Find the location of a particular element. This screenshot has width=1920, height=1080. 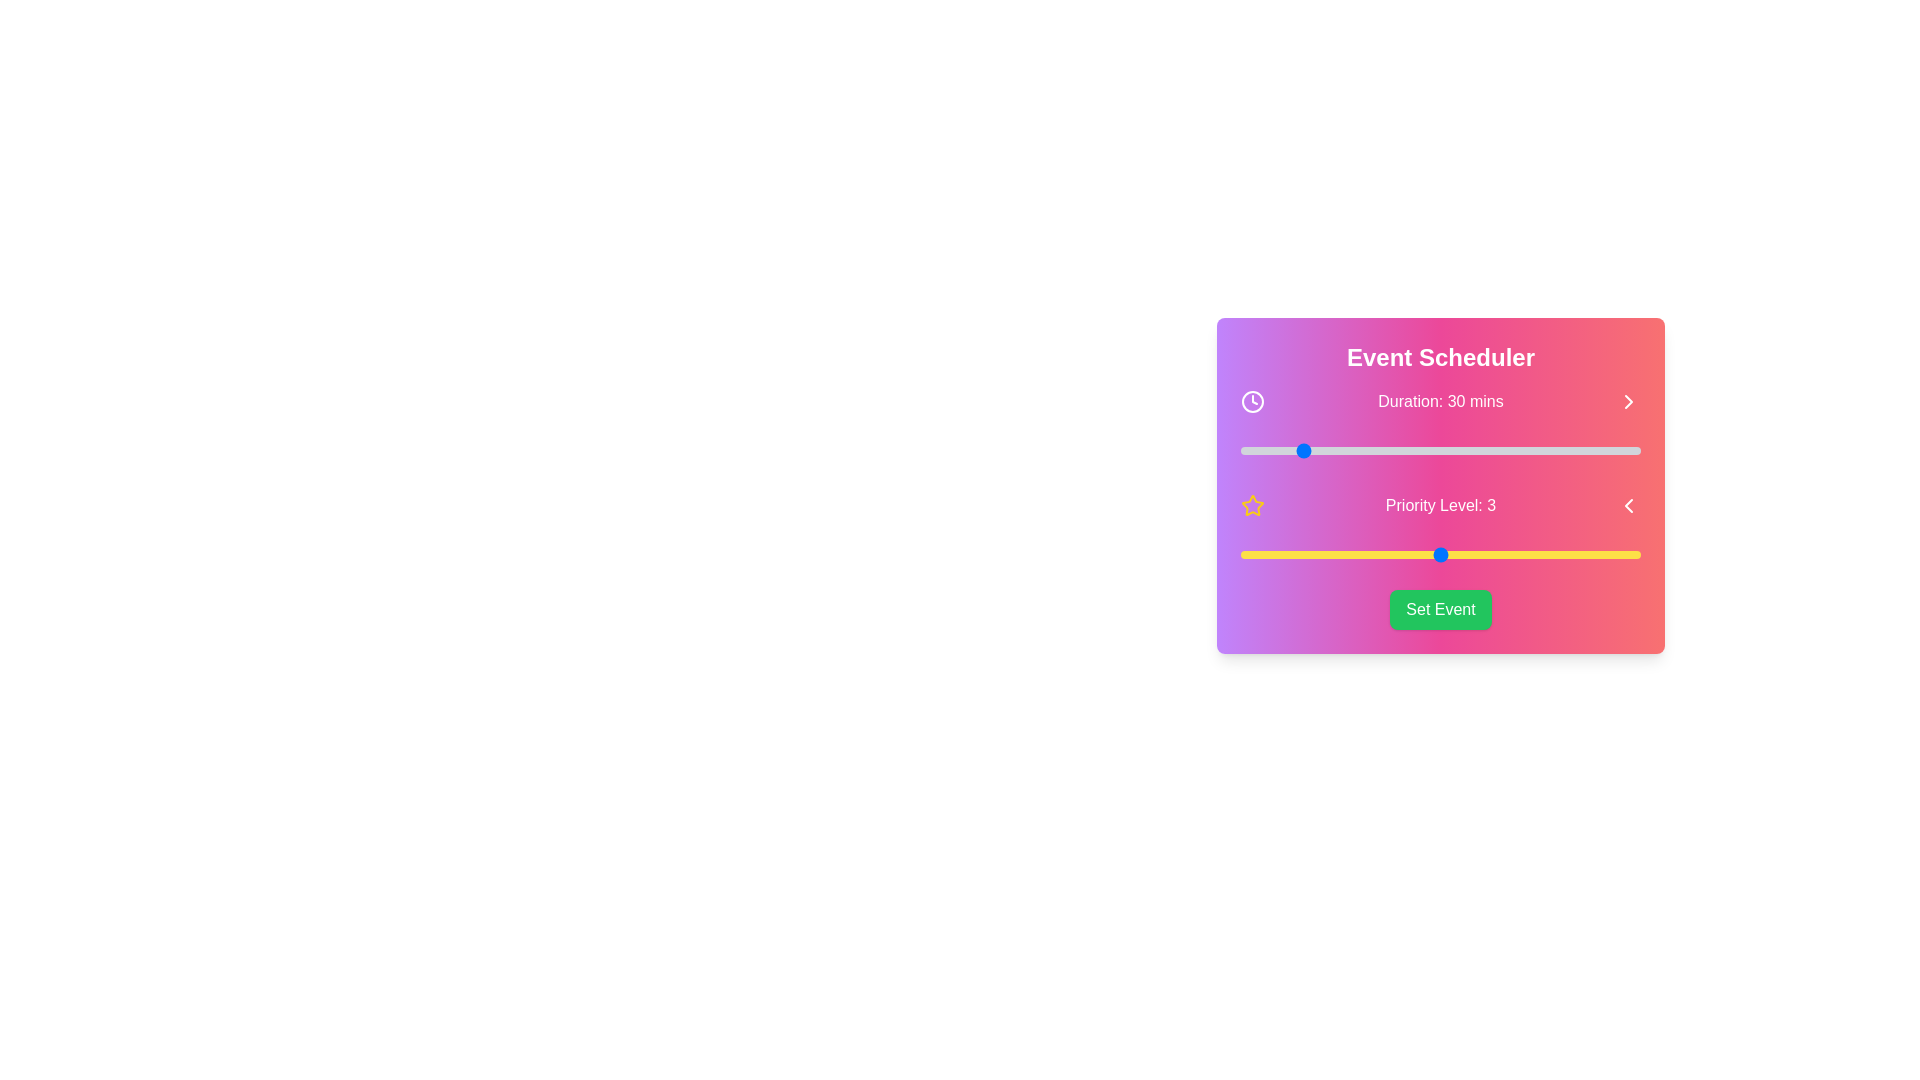

the slider is located at coordinates (1515, 451).